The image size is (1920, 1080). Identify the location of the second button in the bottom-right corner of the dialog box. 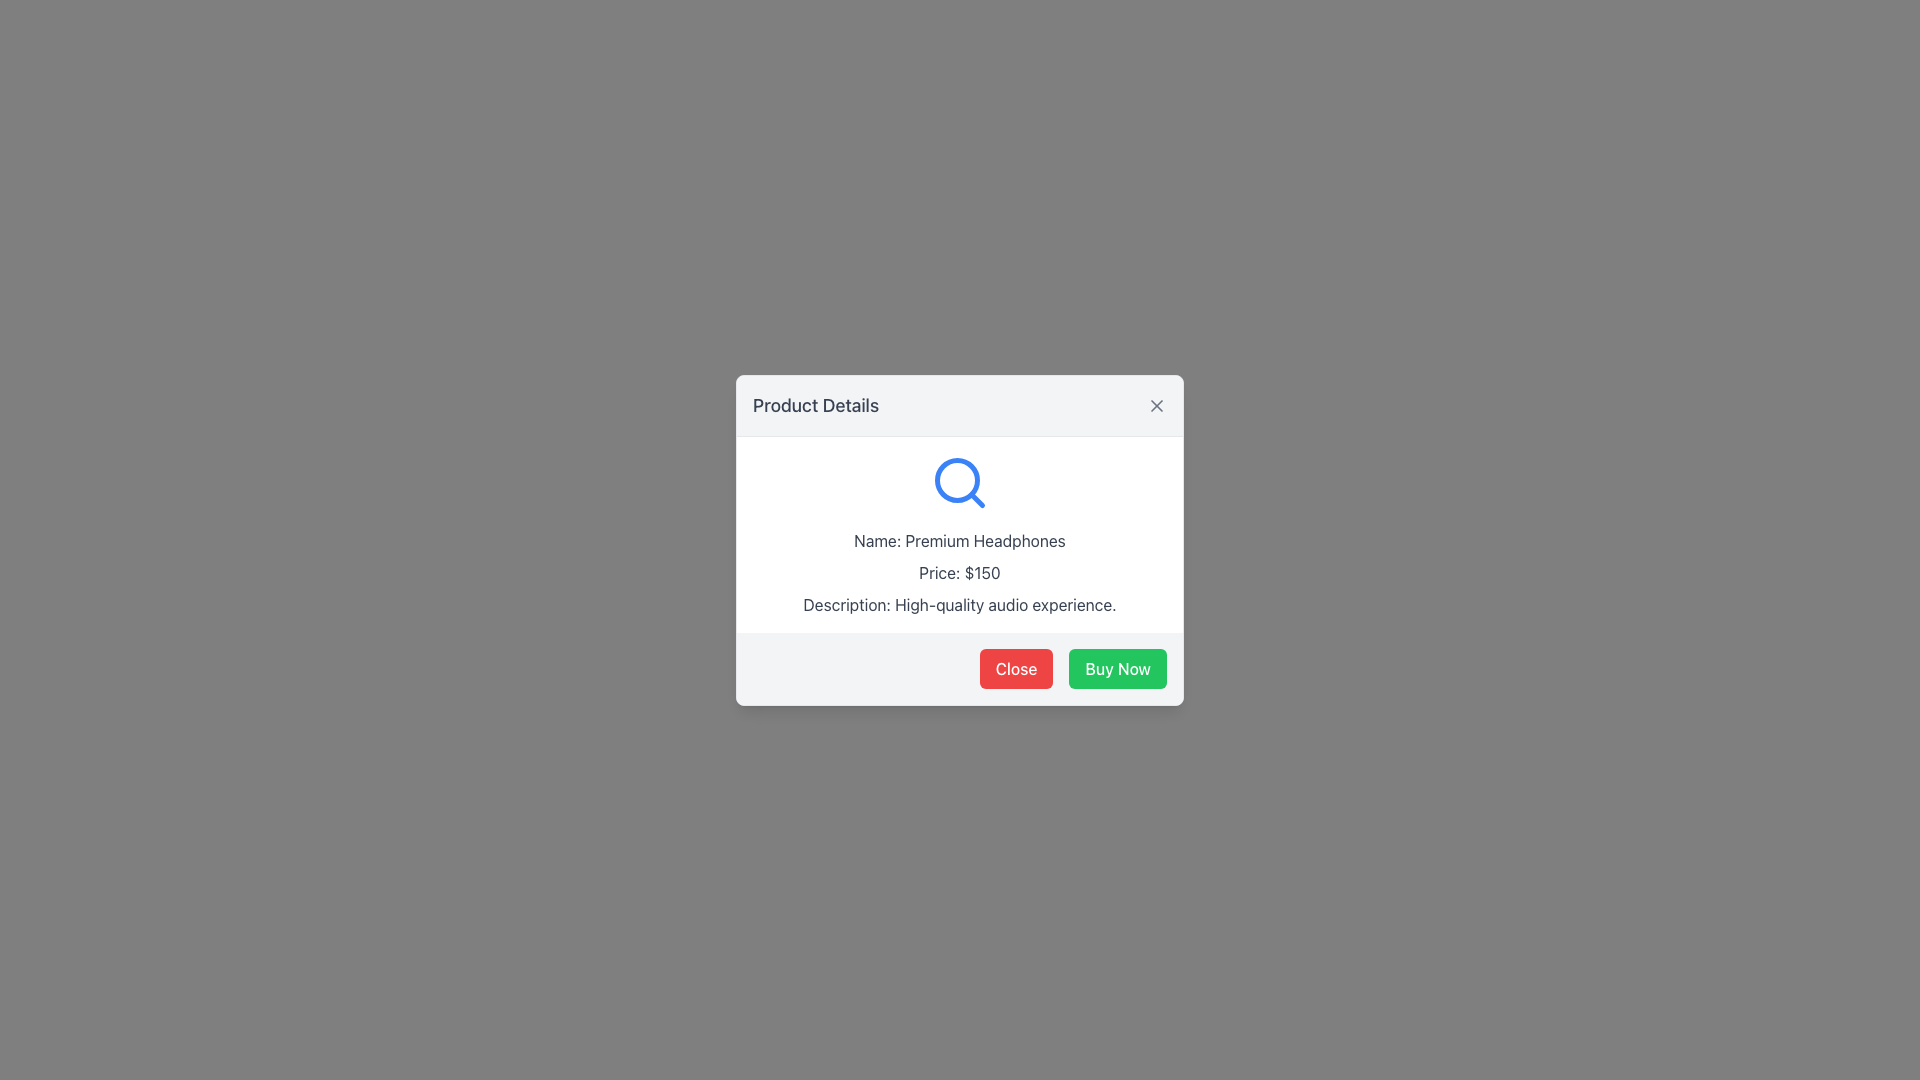
(1117, 668).